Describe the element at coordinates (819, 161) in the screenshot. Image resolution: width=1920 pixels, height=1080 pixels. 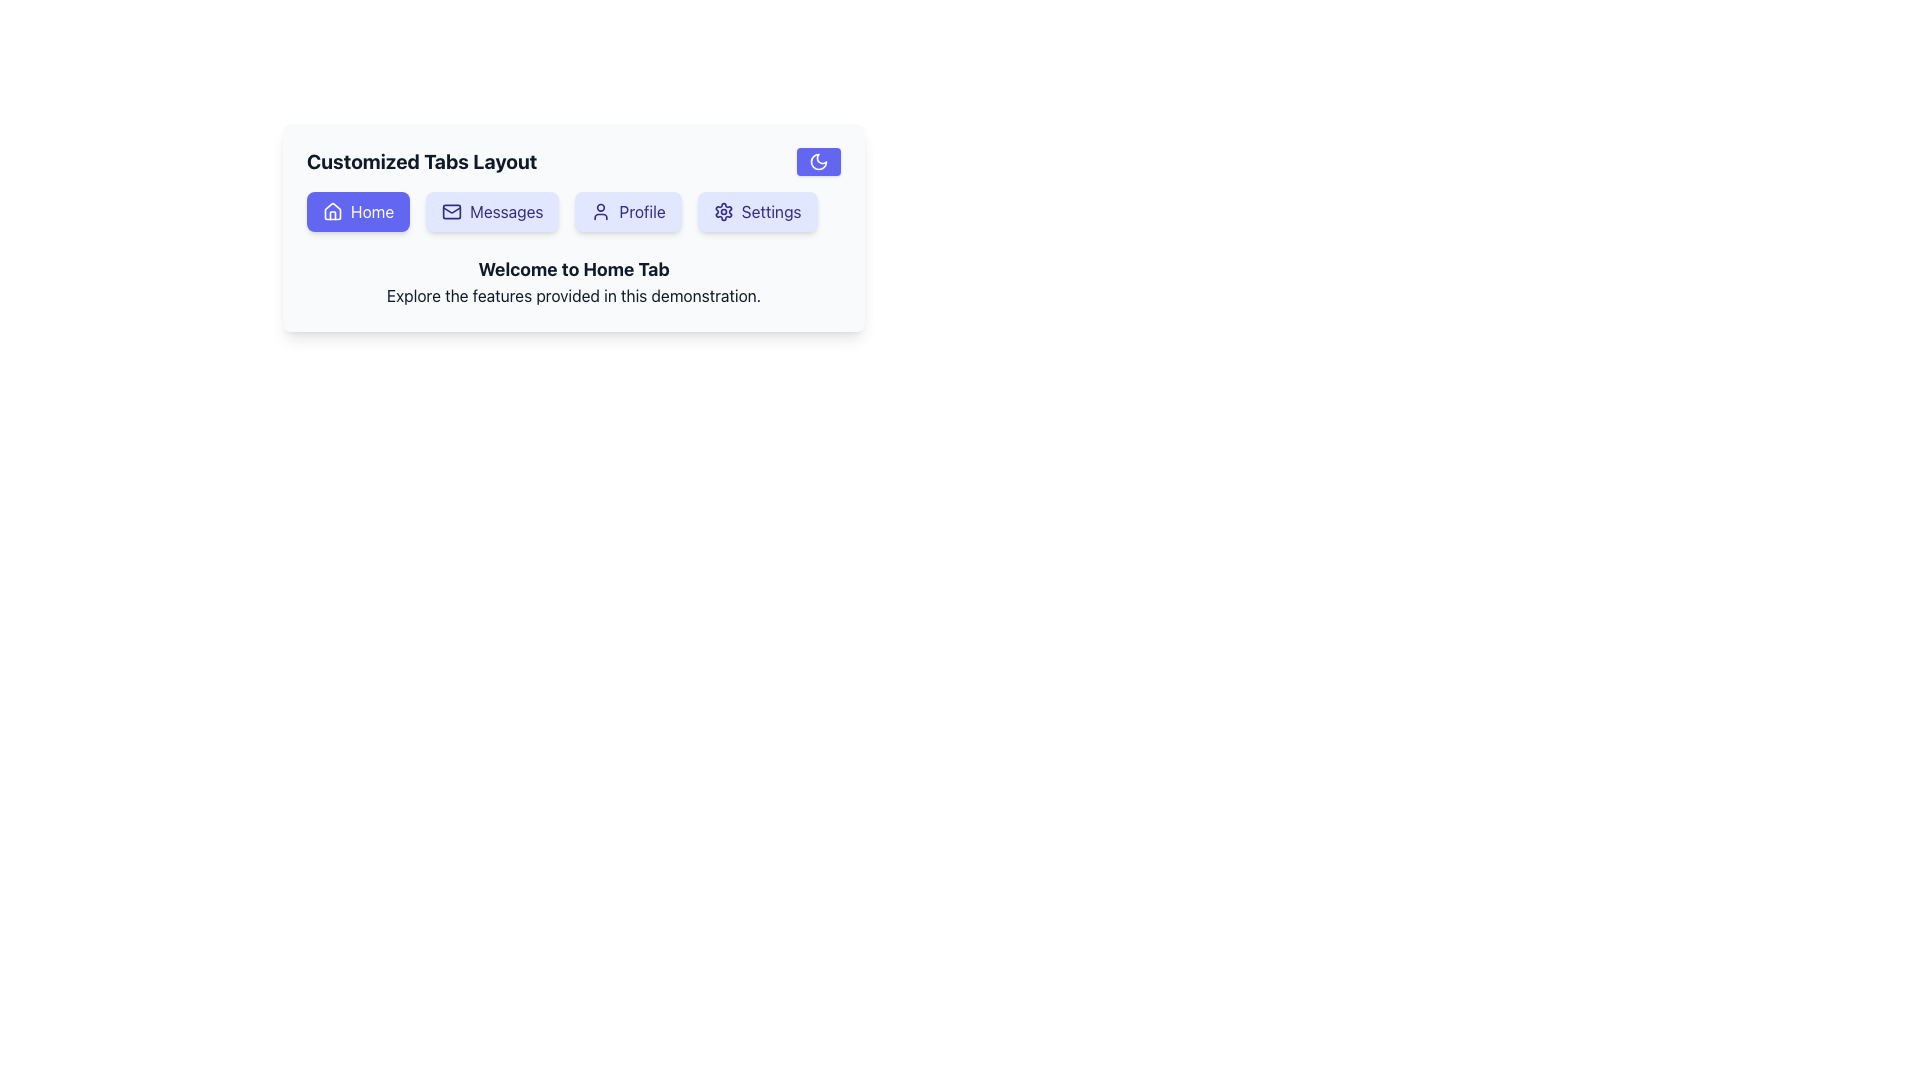
I see `the purple circular button icon located in the top-right section of the card` at that location.